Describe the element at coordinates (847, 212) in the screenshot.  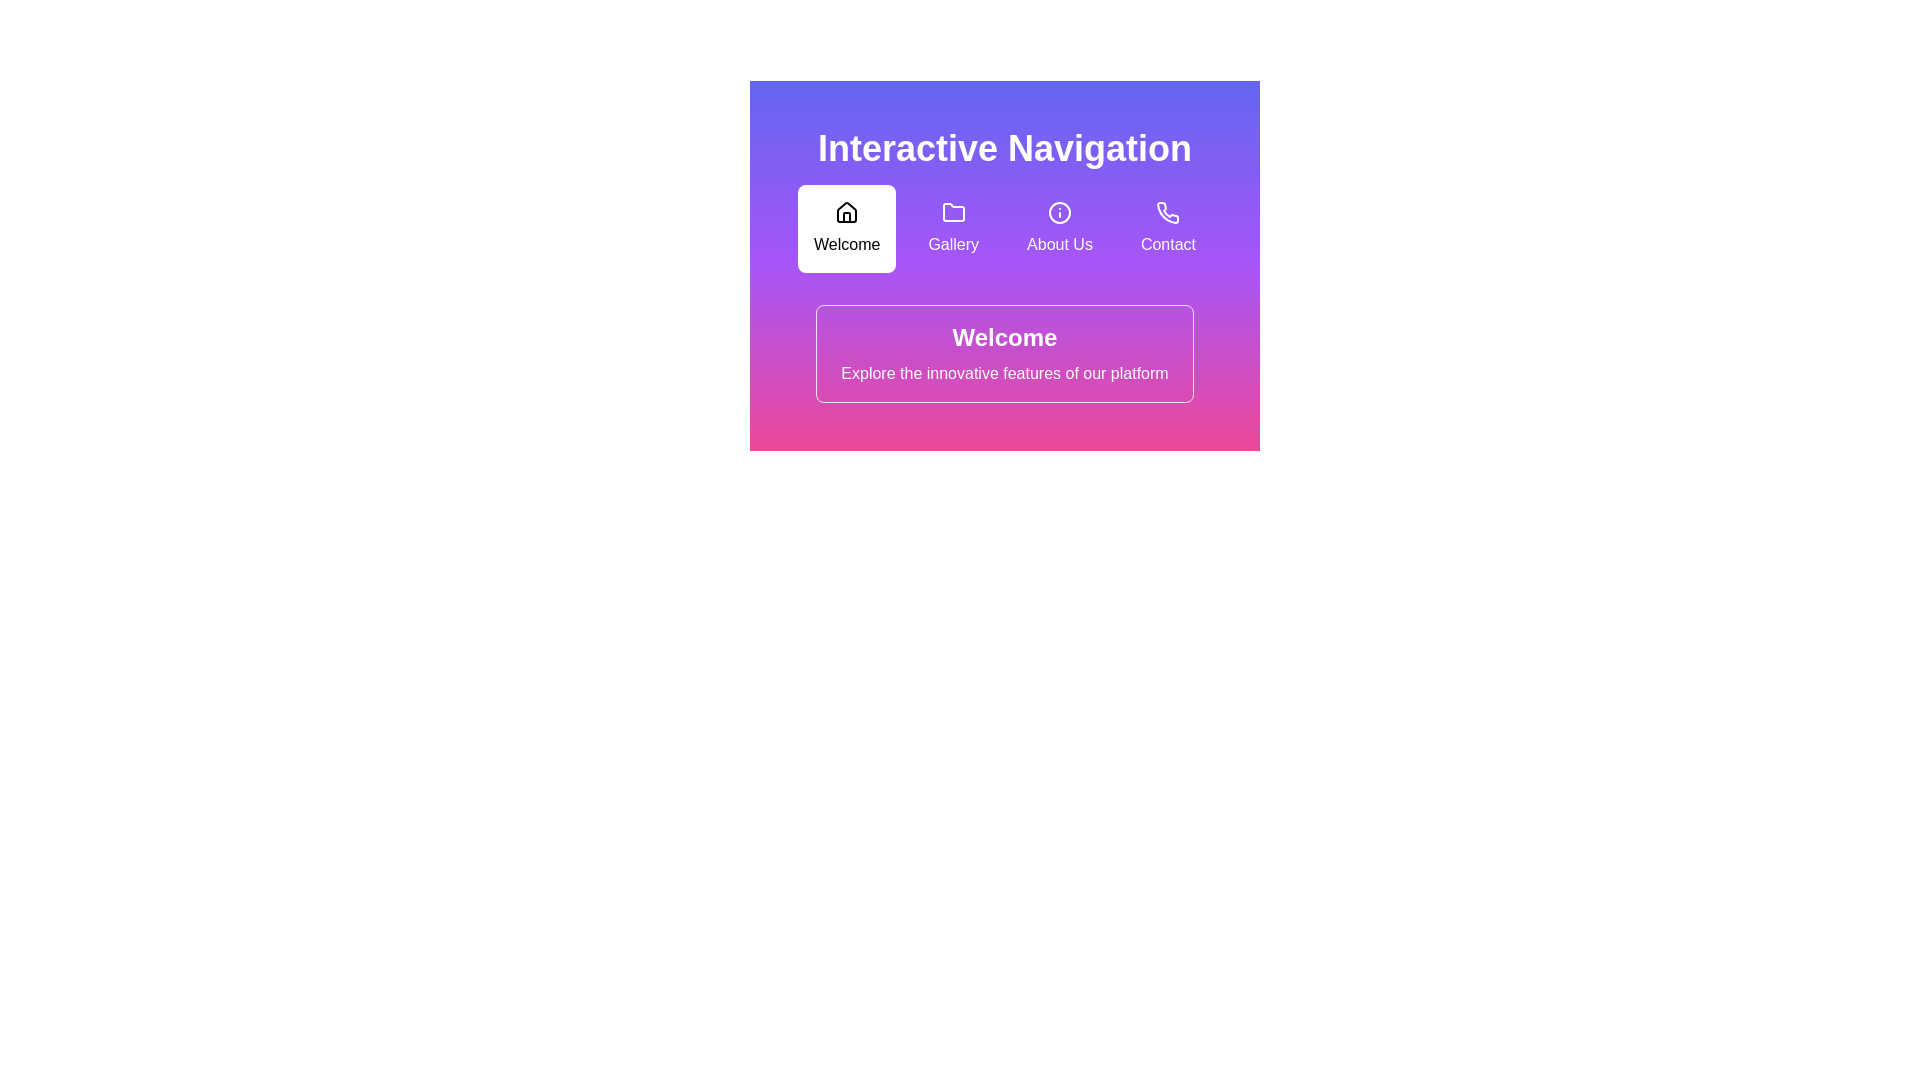
I see `the house-shaped icon located in the 'Welcome' section of the navigation menu` at that location.